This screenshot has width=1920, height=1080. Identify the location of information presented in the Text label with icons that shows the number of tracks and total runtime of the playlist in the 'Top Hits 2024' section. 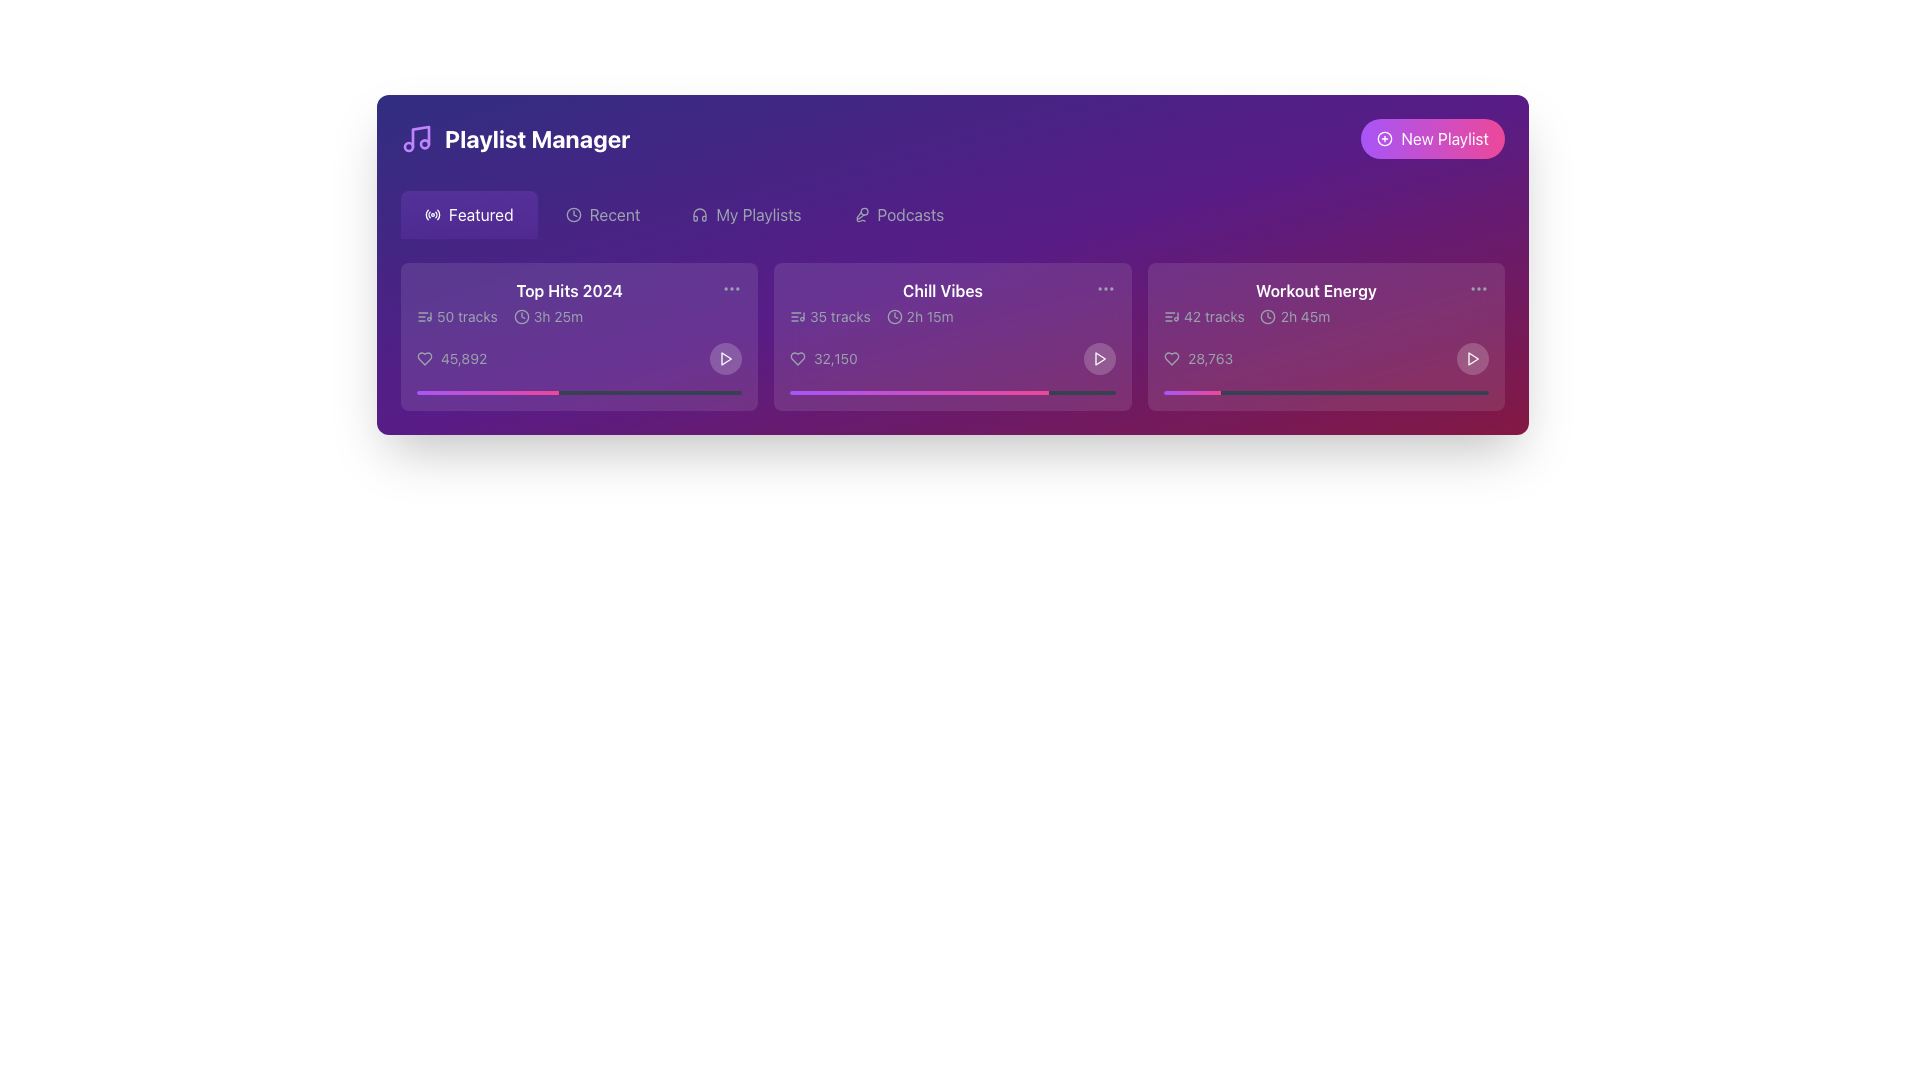
(568, 315).